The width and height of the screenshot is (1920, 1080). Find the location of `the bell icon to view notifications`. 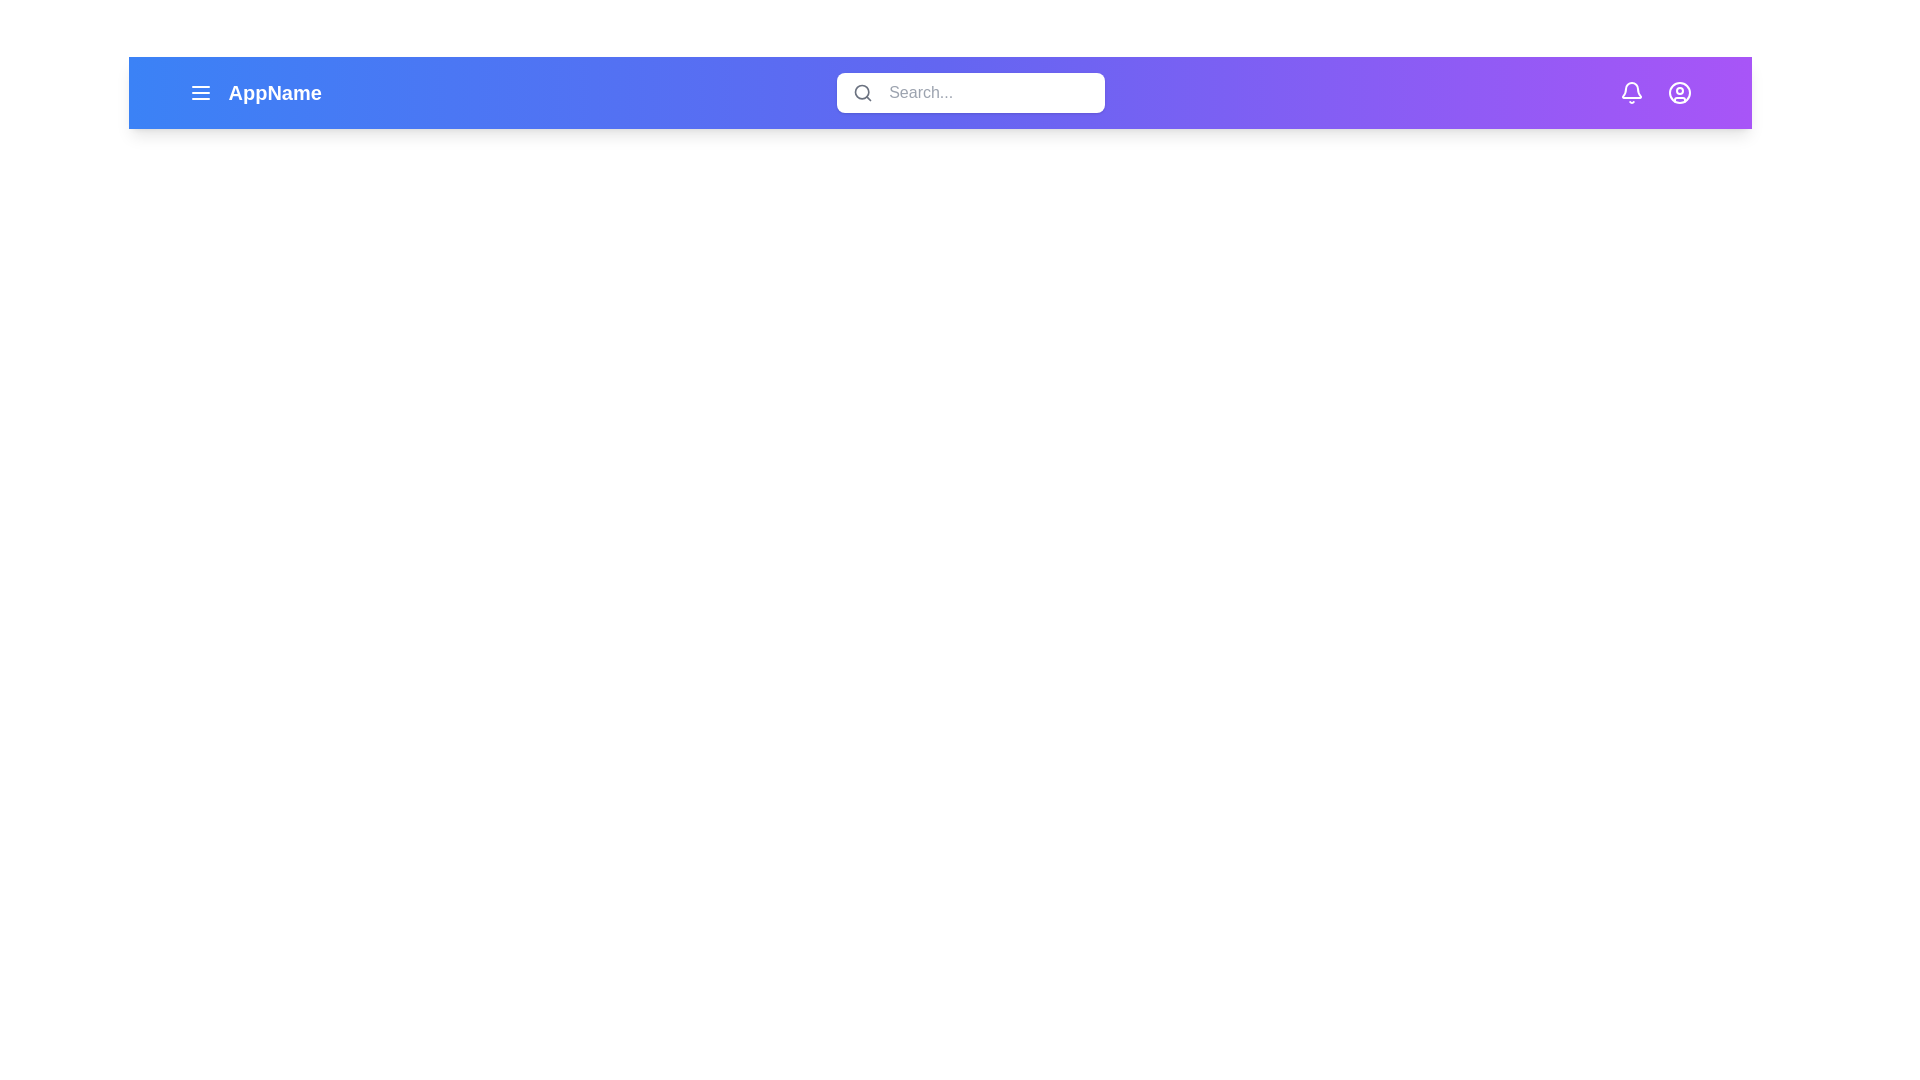

the bell icon to view notifications is located at coordinates (1632, 92).